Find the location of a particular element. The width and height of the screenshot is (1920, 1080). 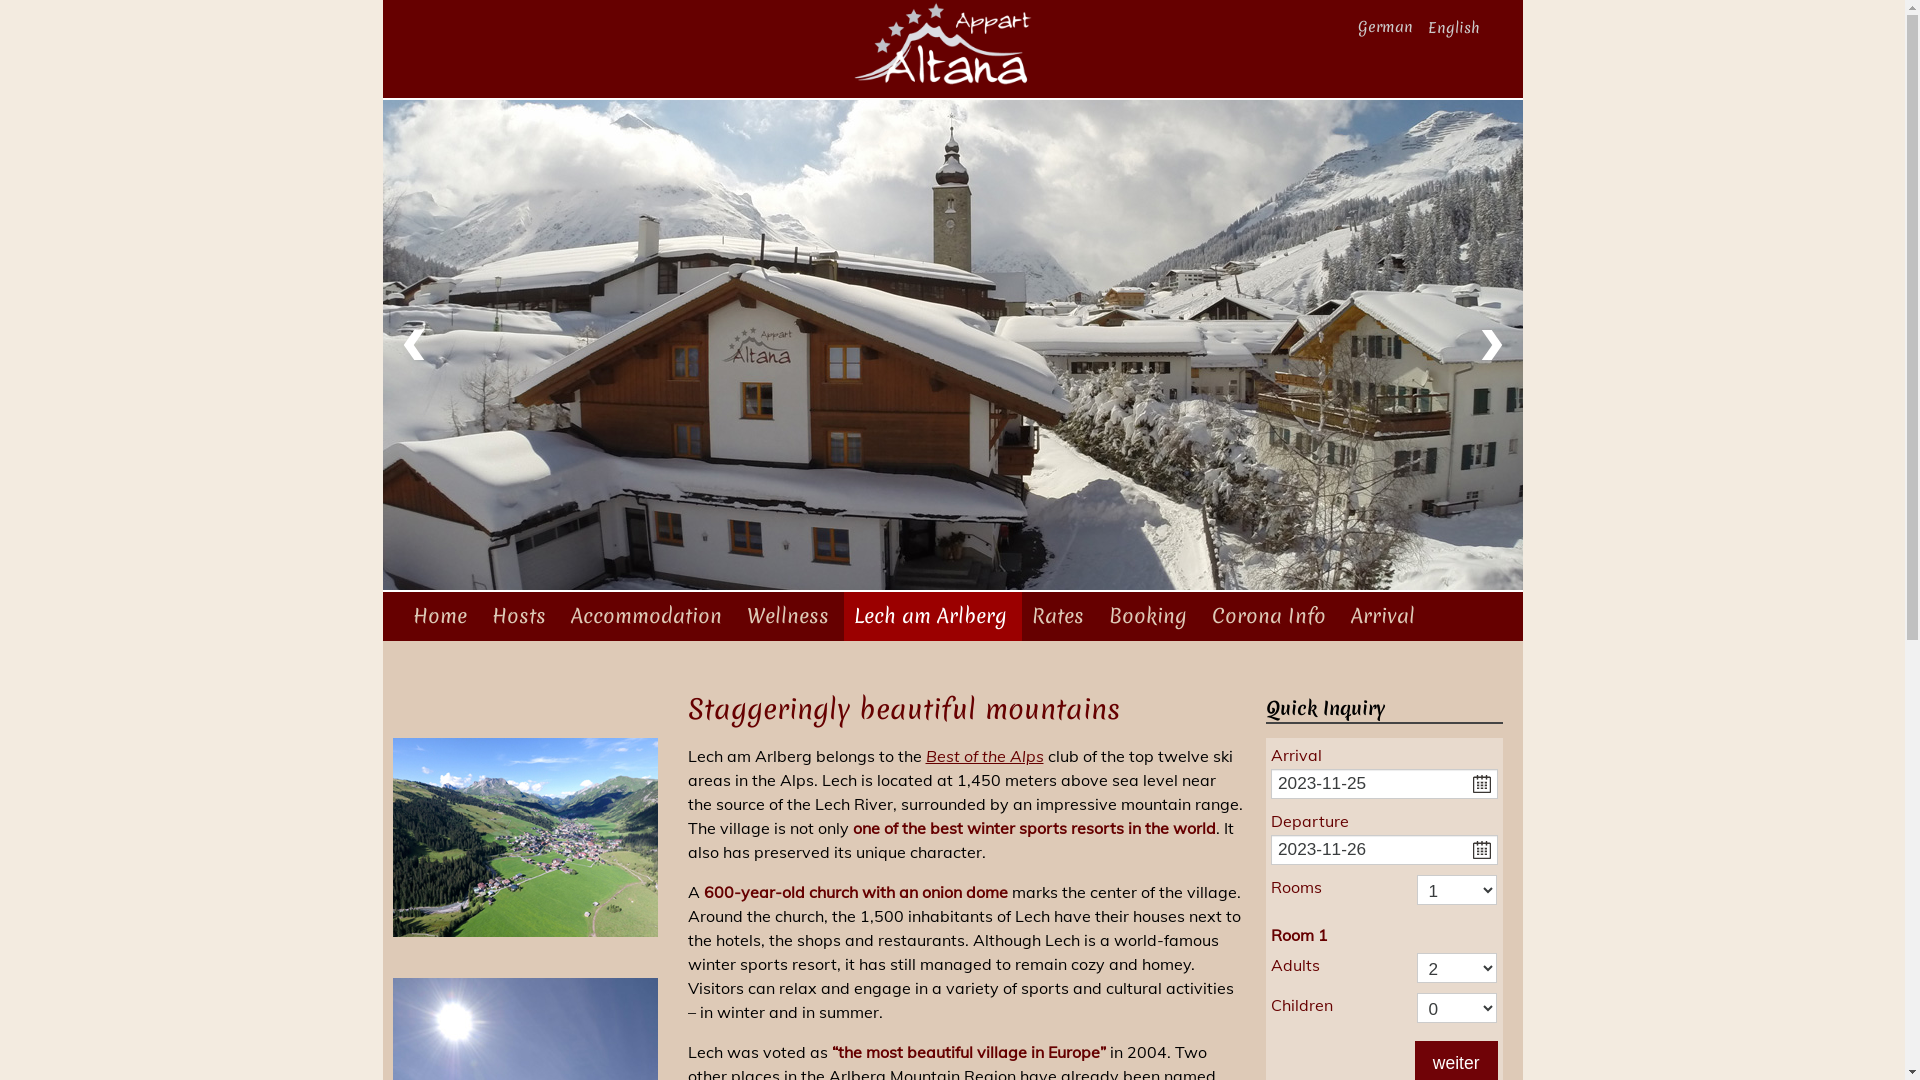

'Booking' is located at coordinates (1149, 615).